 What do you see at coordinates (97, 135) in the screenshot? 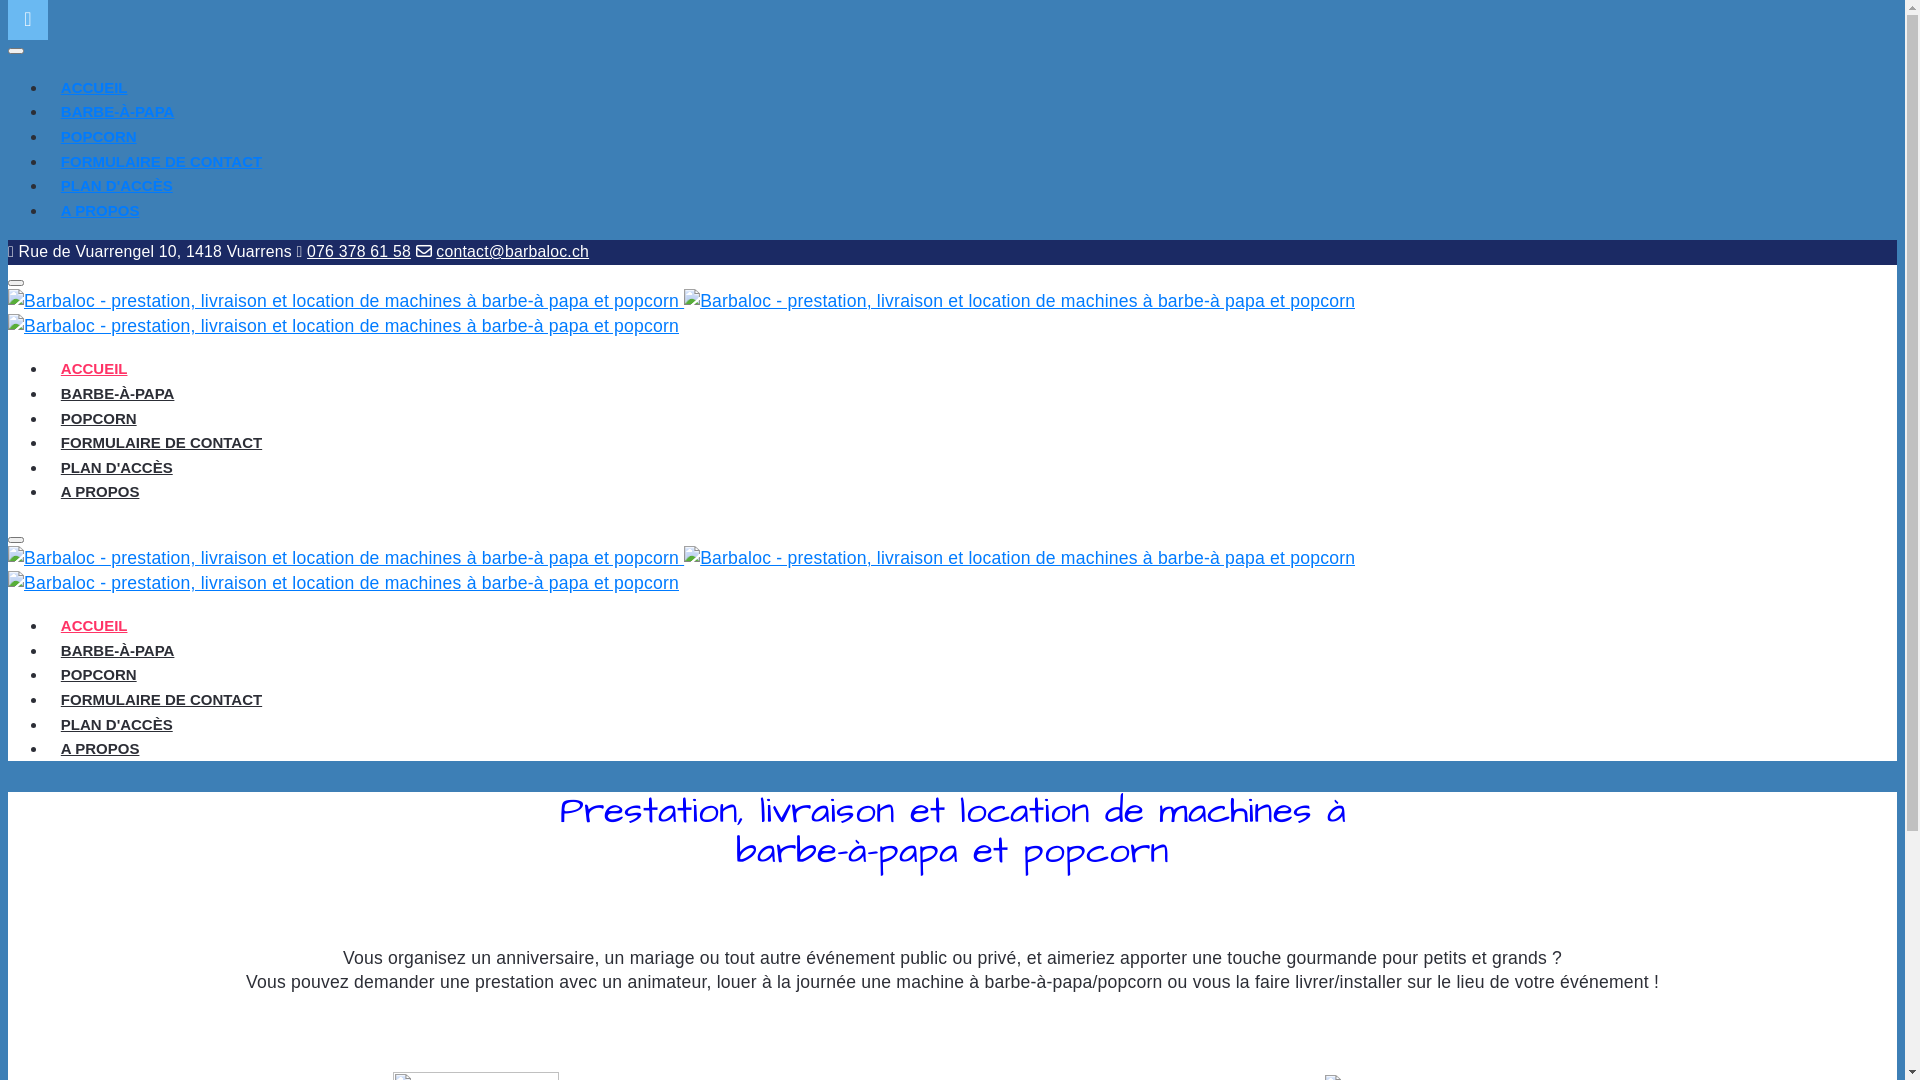
I see `'POPCORN'` at bounding box center [97, 135].